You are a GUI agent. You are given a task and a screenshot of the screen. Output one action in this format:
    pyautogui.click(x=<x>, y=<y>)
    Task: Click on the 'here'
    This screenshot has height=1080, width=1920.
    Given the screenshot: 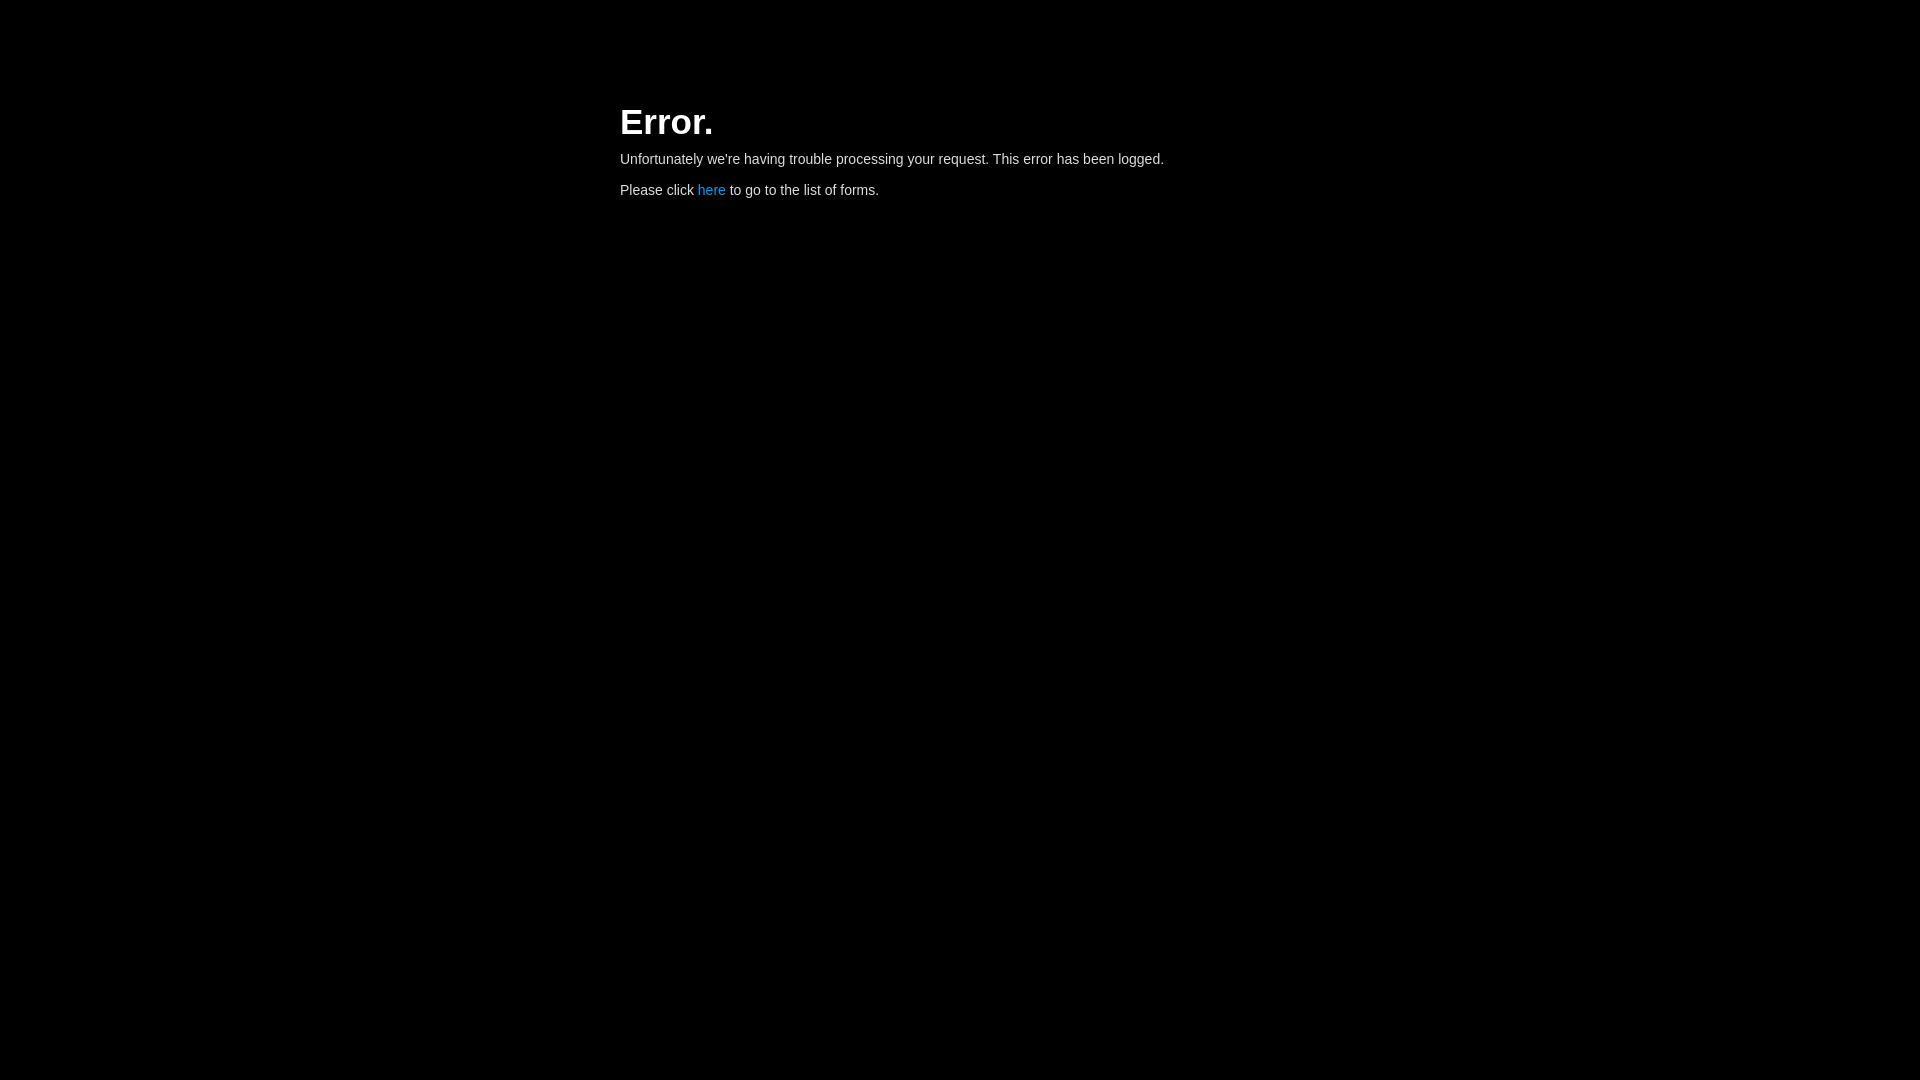 What is the action you would take?
    pyautogui.click(x=711, y=189)
    